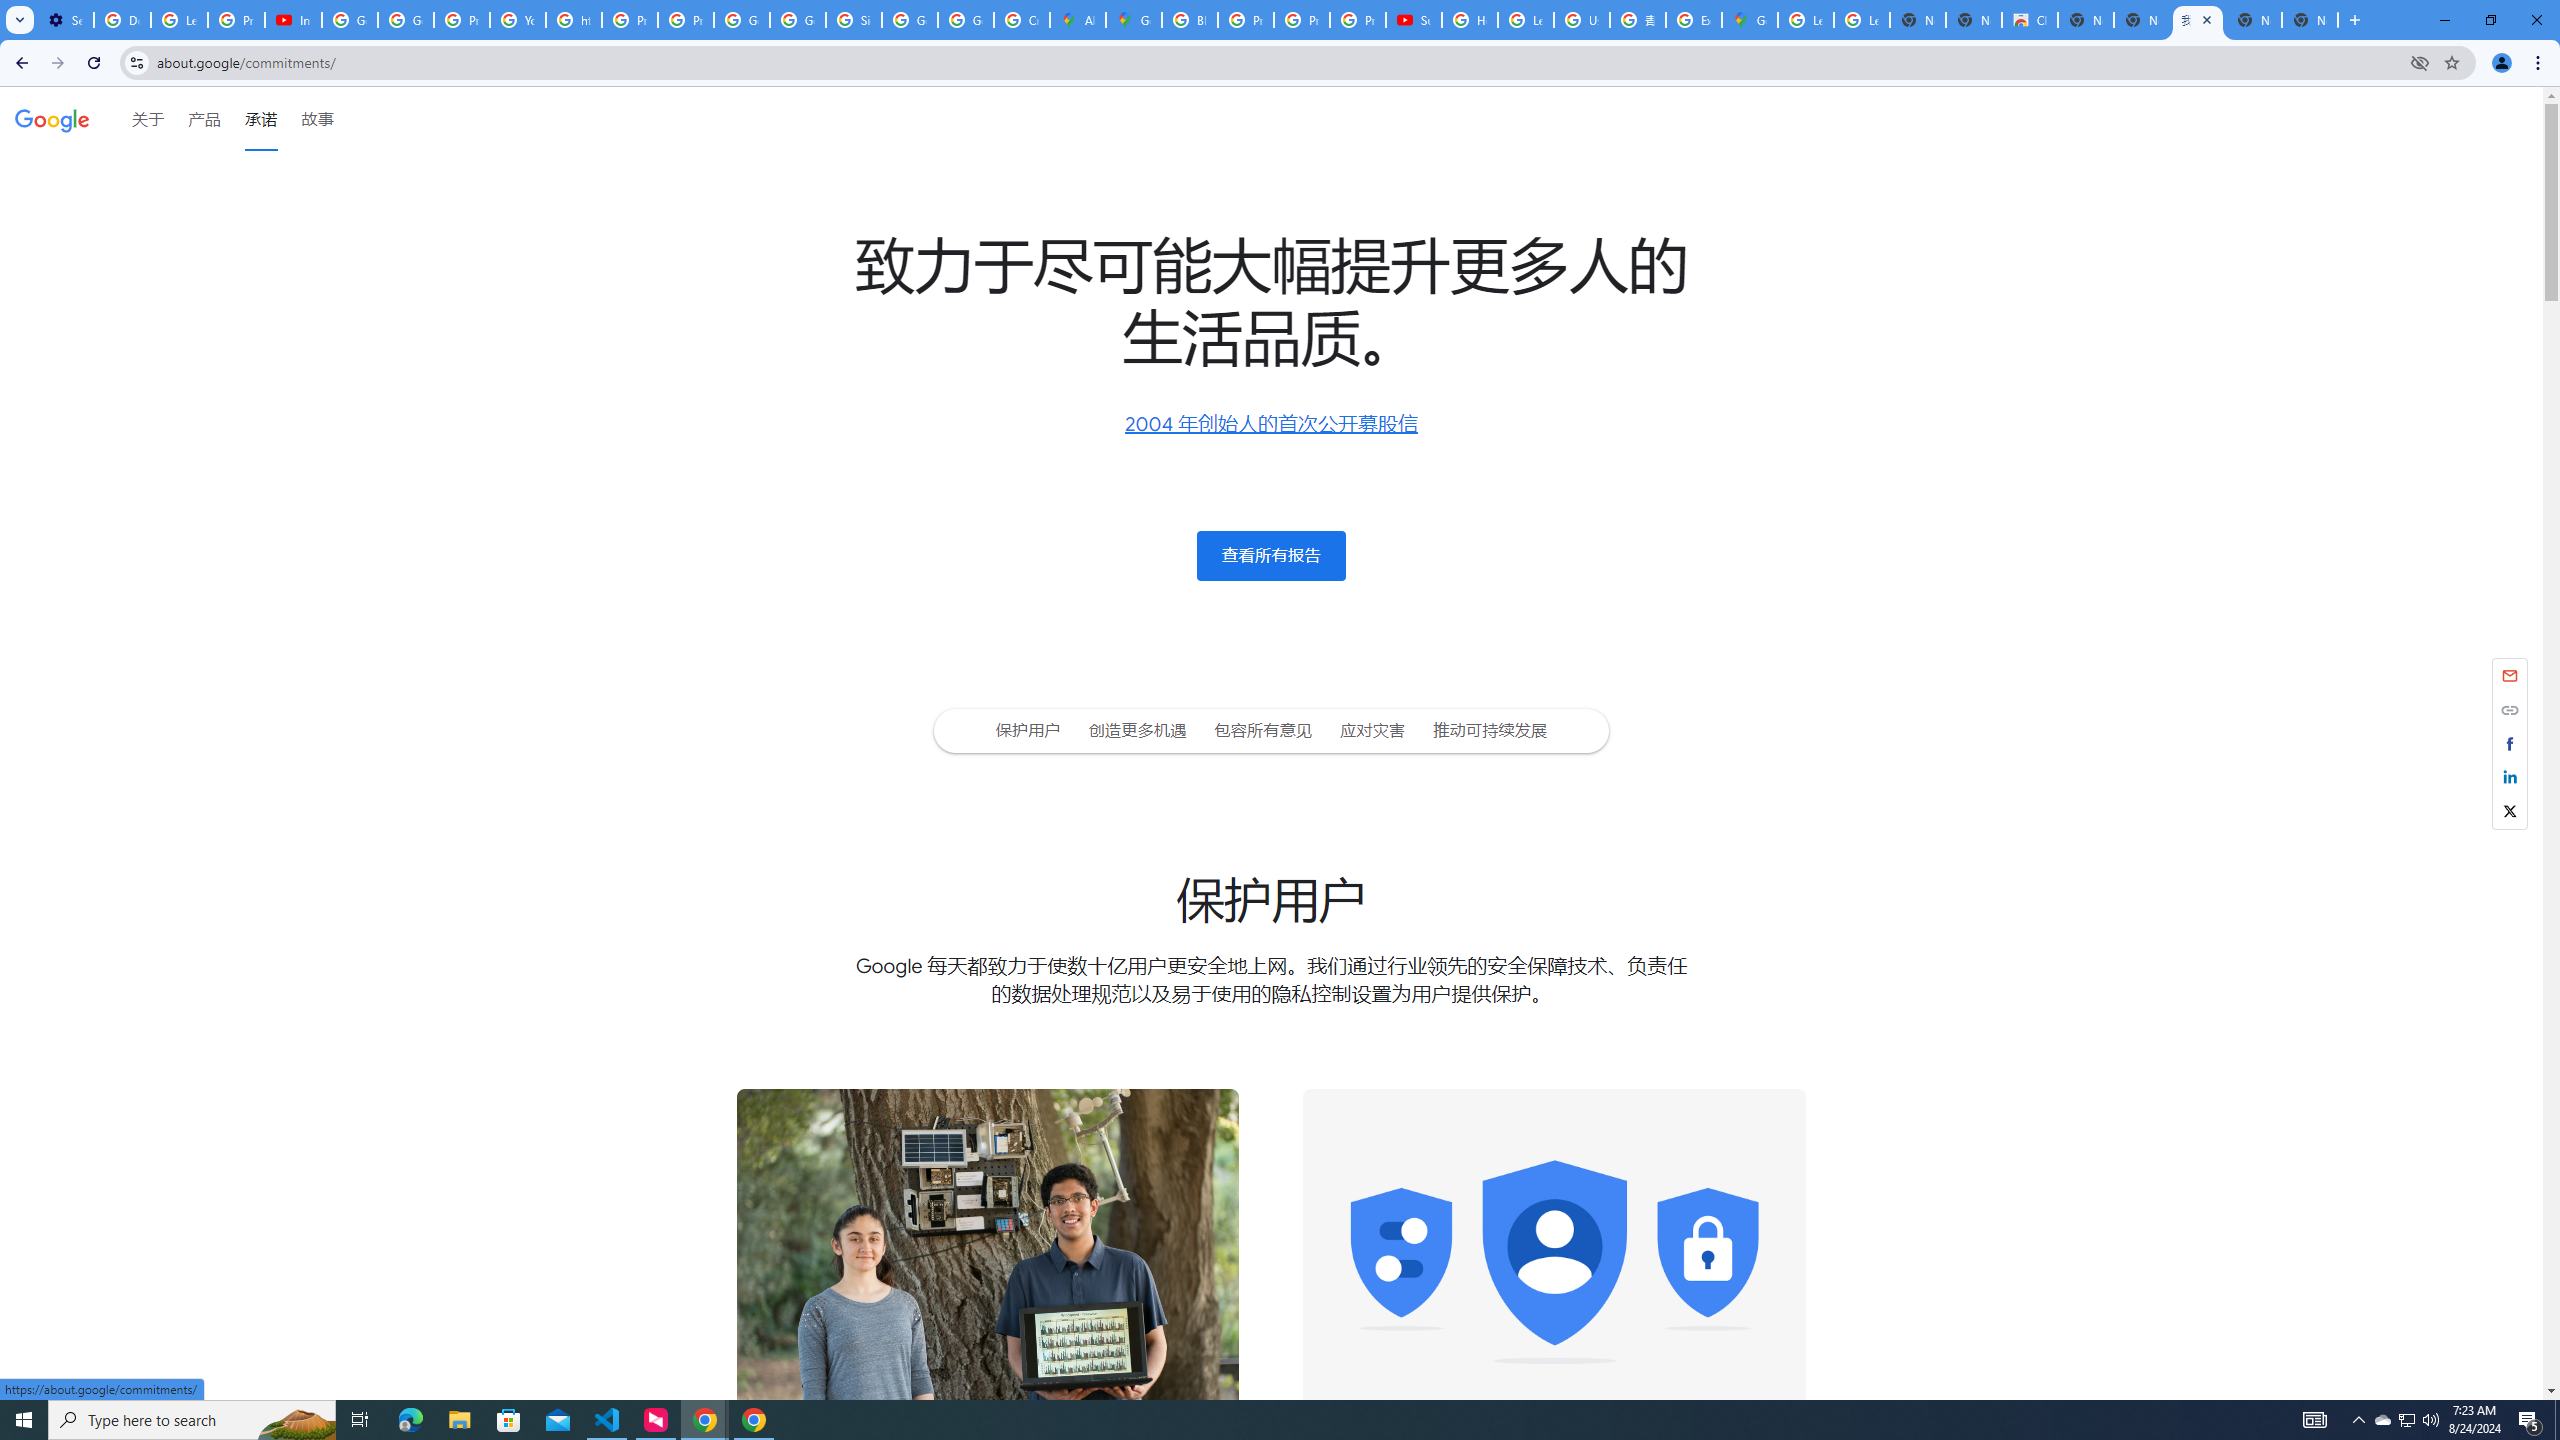  I want to click on 'YouTube', so click(517, 19).